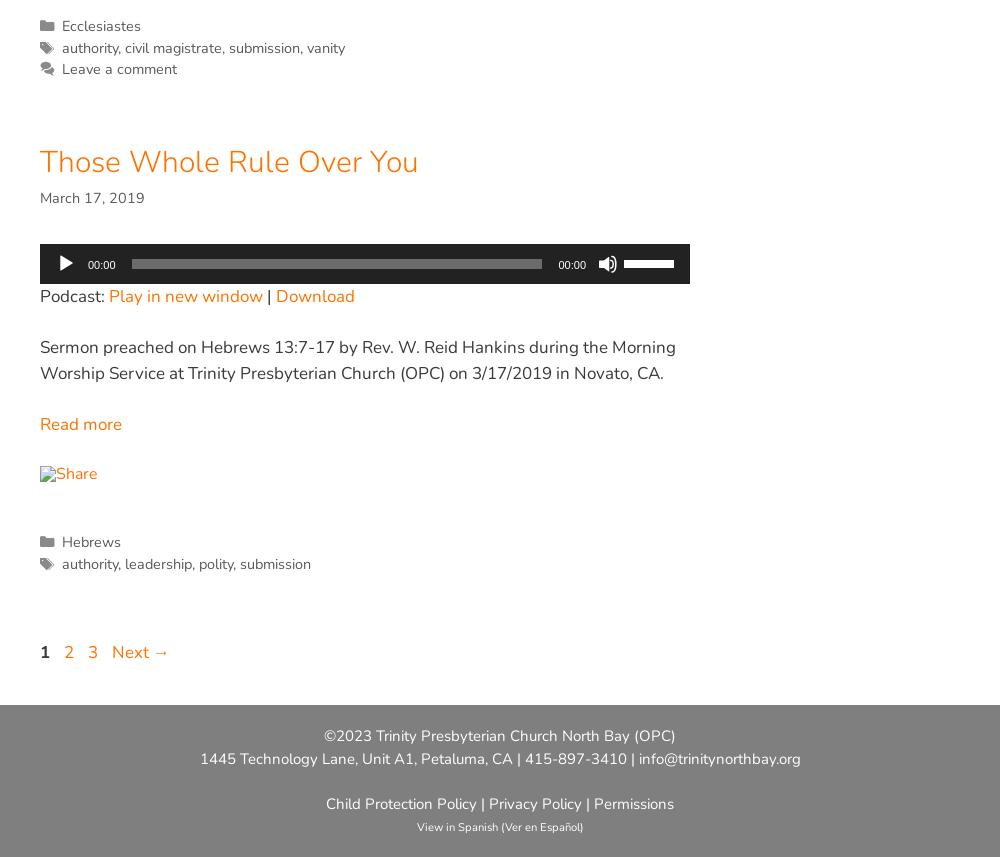 The width and height of the screenshot is (1000, 857). Describe the element at coordinates (418, 757) in the screenshot. I see `'1445 Technology Lane, Unit A1, Petaluma, CA |  415-897-3410 |'` at that location.